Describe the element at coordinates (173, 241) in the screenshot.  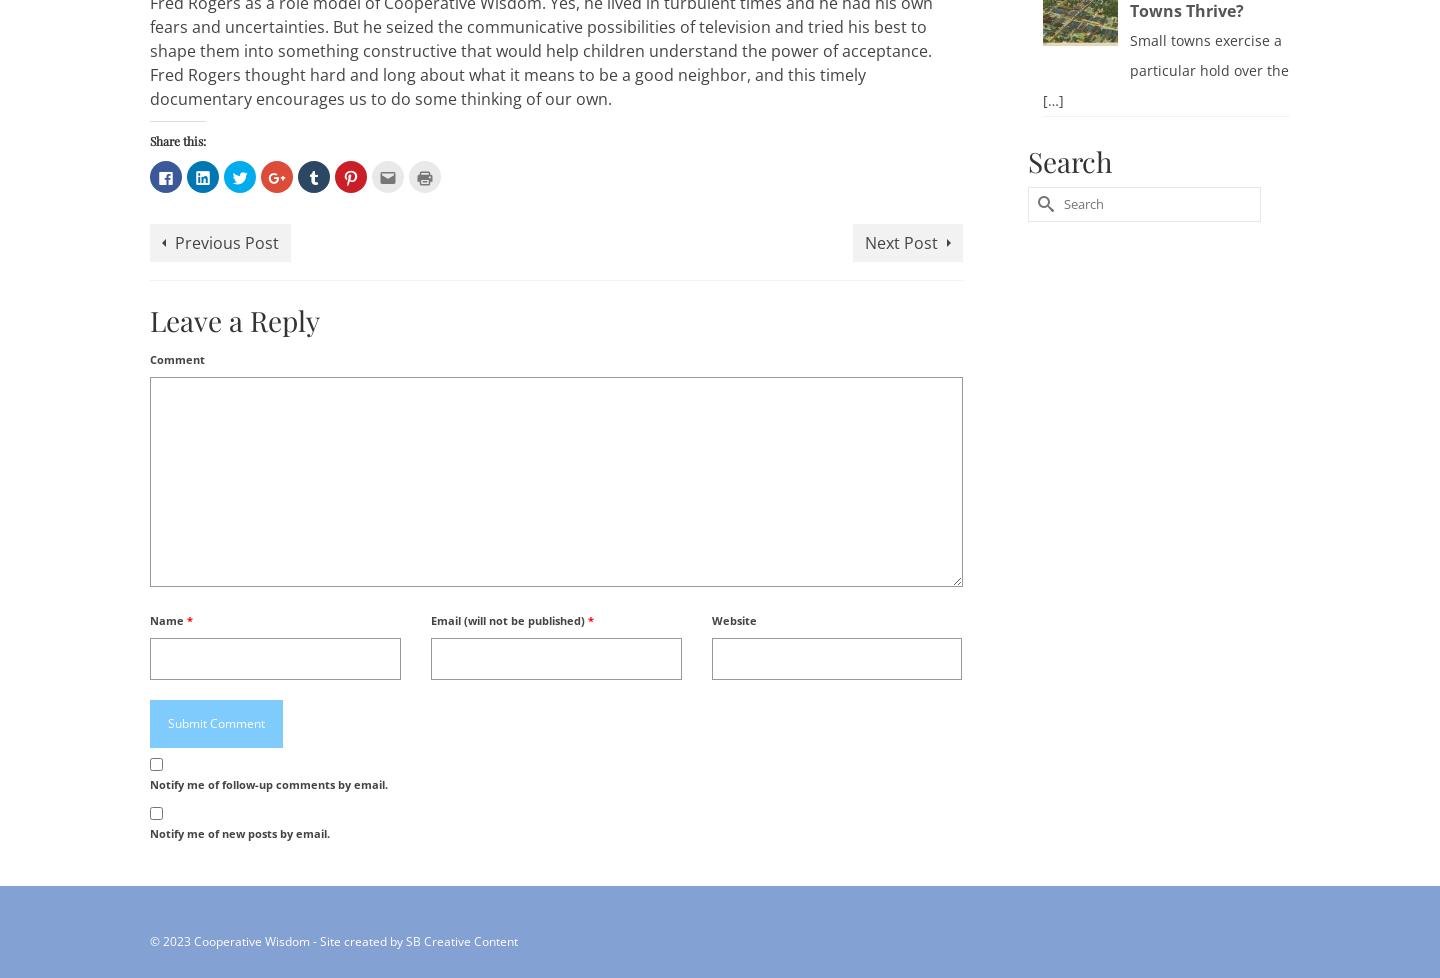
I see `'Previous Post'` at that location.